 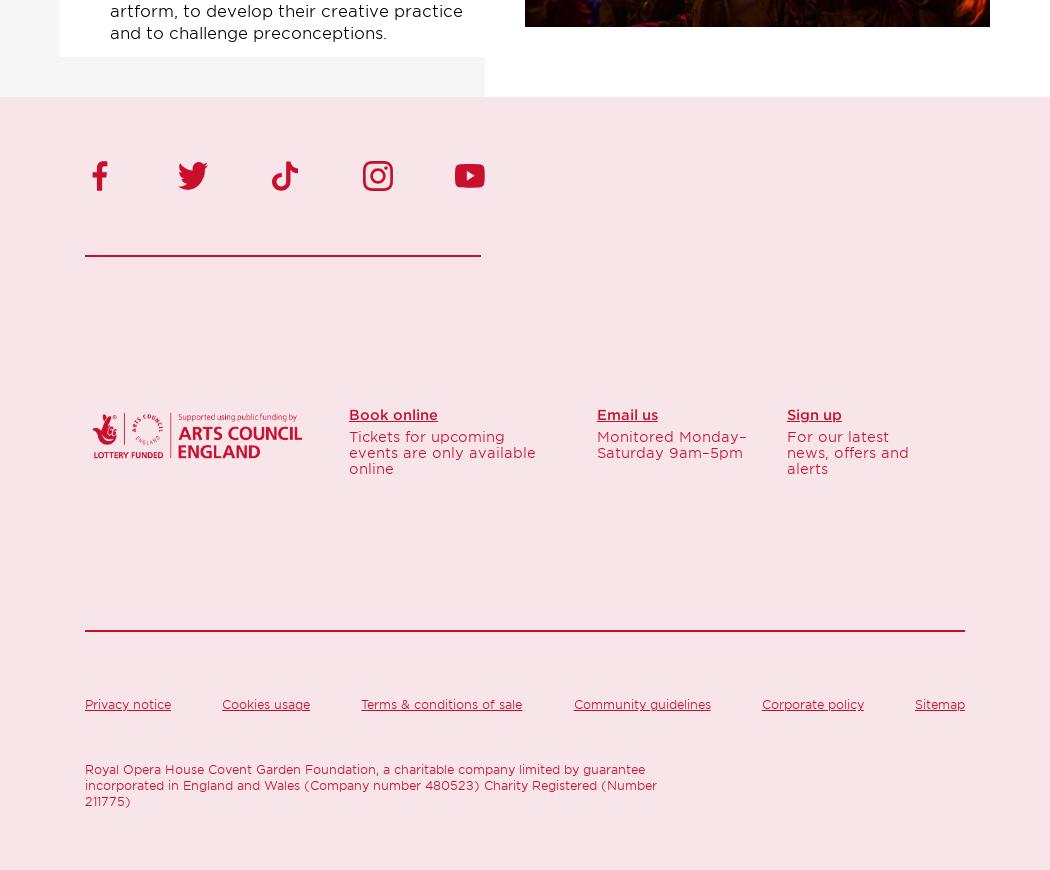 I want to click on 'Terms & conditions of sale', so click(x=440, y=704).